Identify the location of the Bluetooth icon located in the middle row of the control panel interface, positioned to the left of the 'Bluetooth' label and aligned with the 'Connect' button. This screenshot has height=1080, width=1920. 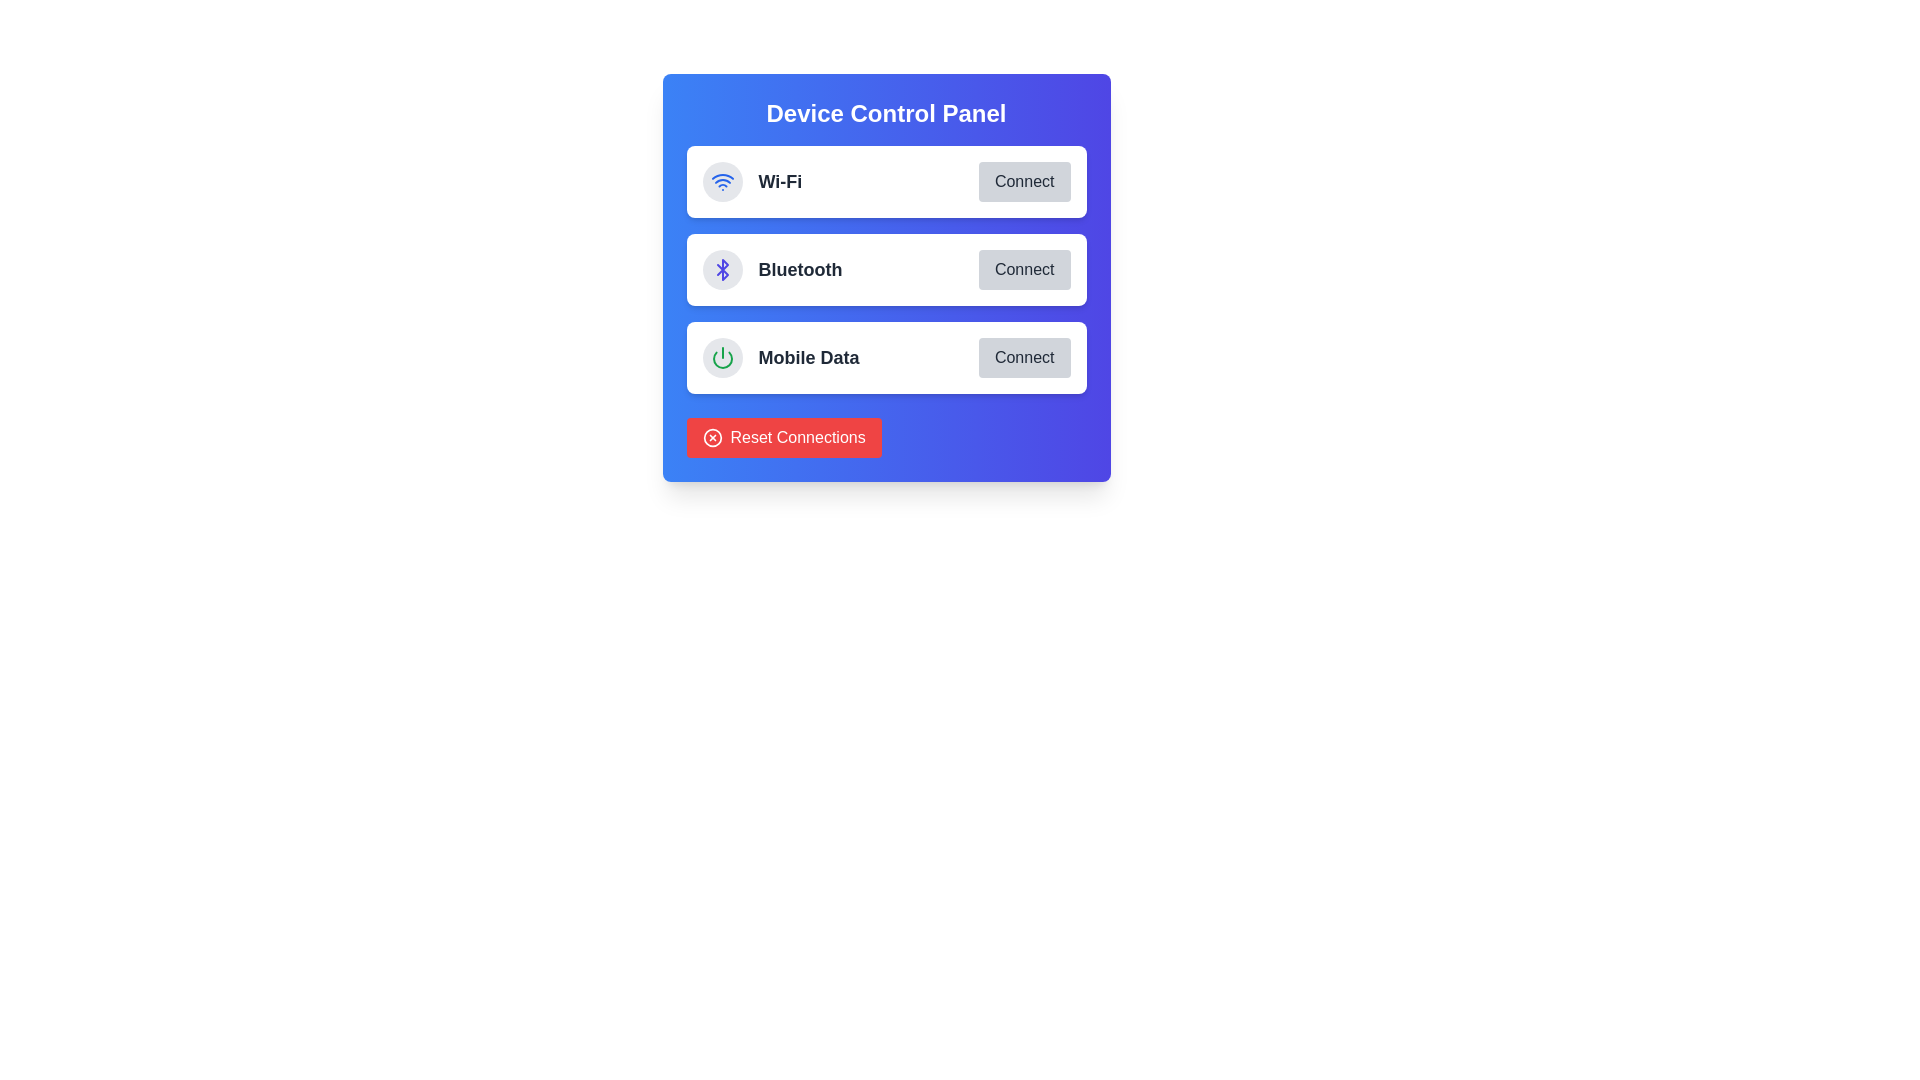
(721, 270).